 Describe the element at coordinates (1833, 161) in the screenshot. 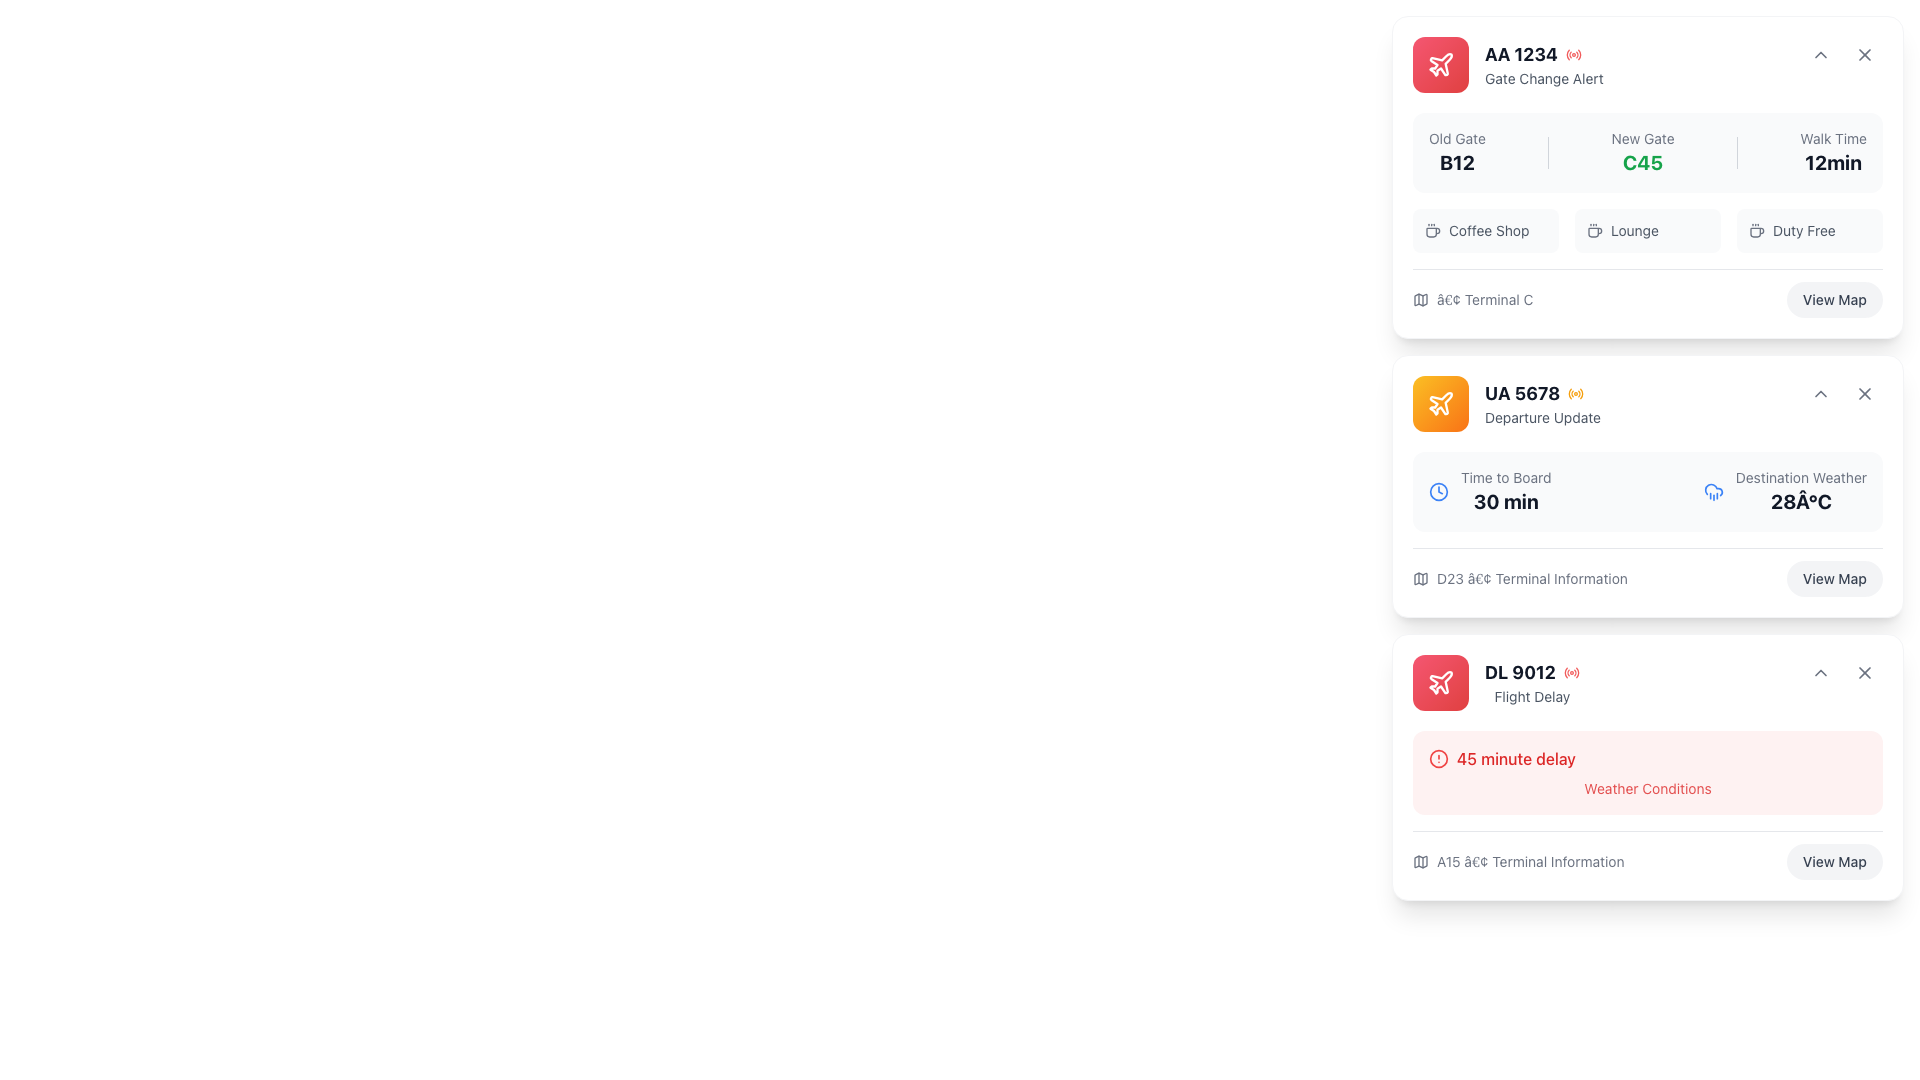

I see `text component indicating the estimated walking time to a specific location, located below the label 'Walk Time' in the top-right corner of the flight AA 1234 card` at that location.